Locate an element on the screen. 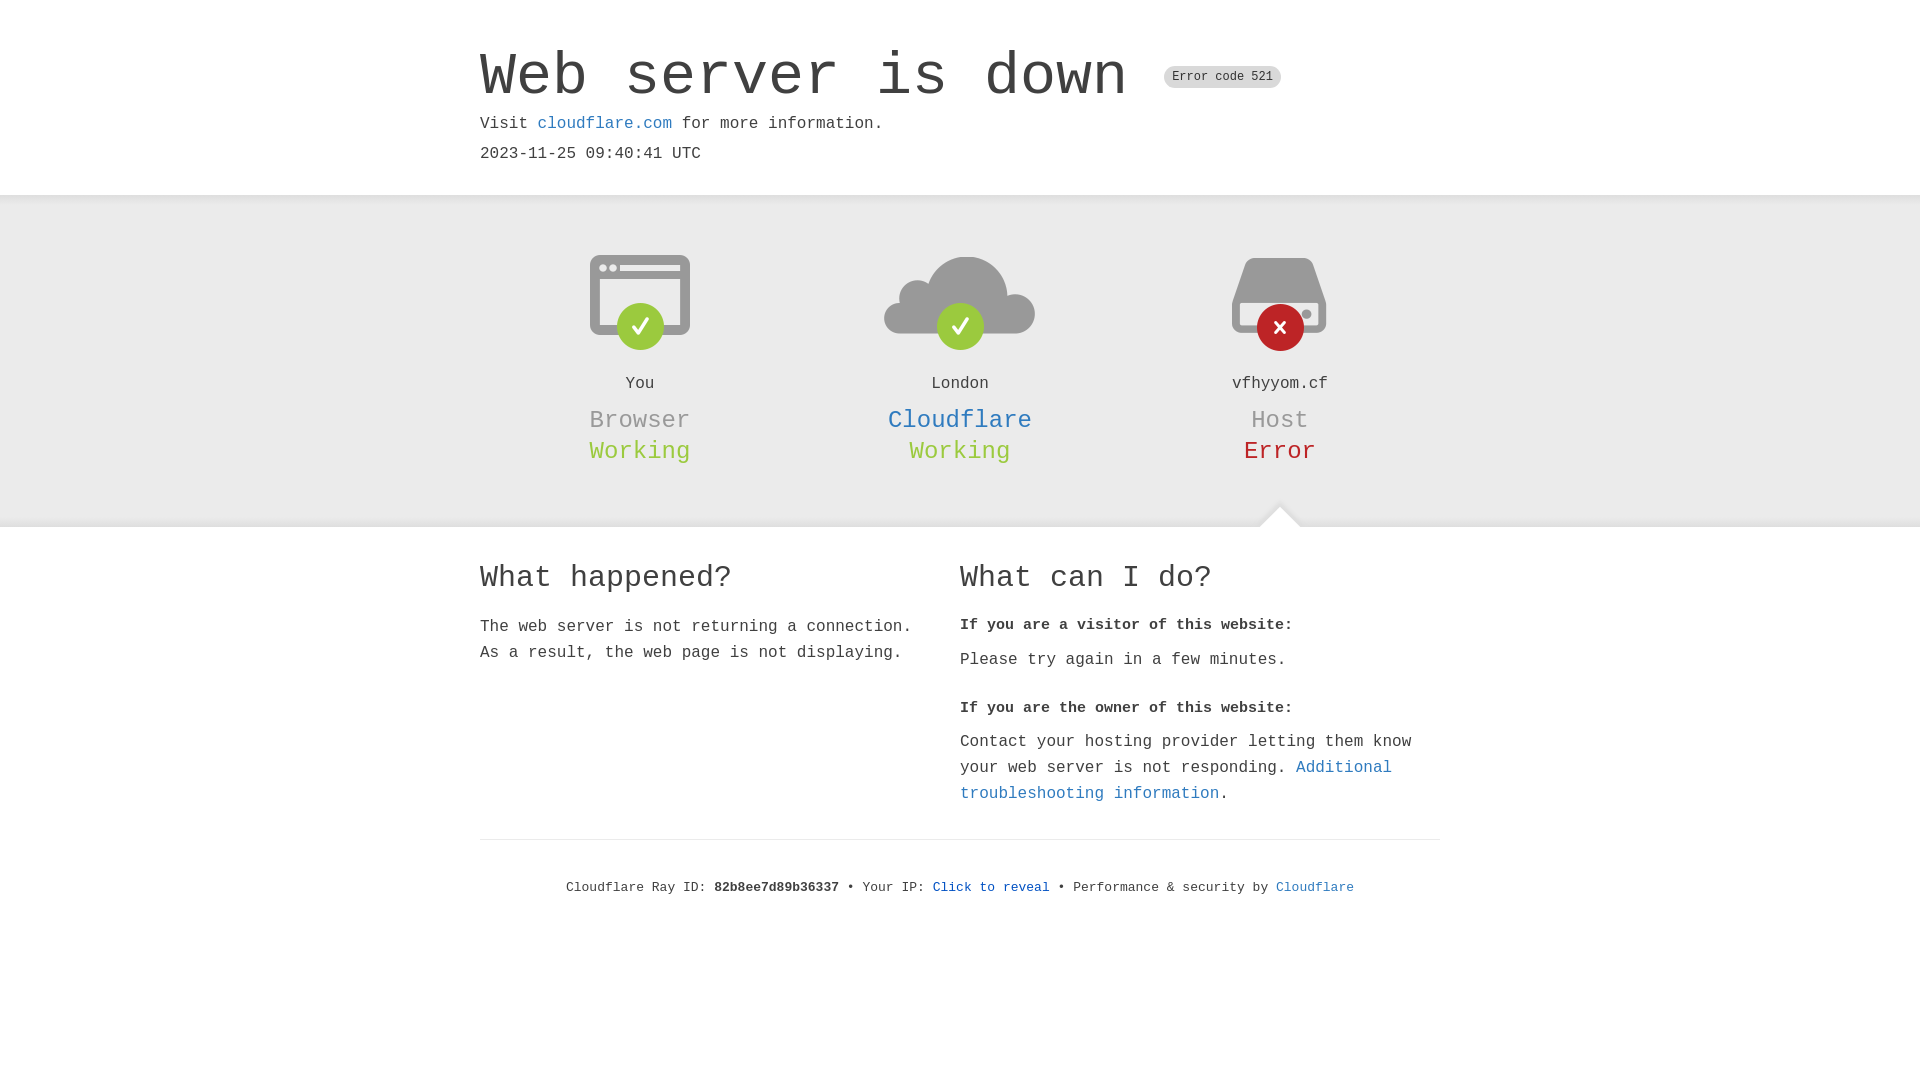 The width and height of the screenshot is (1920, 1080). 'Additional troubleshooting information' is located at coordinates (960, 779).